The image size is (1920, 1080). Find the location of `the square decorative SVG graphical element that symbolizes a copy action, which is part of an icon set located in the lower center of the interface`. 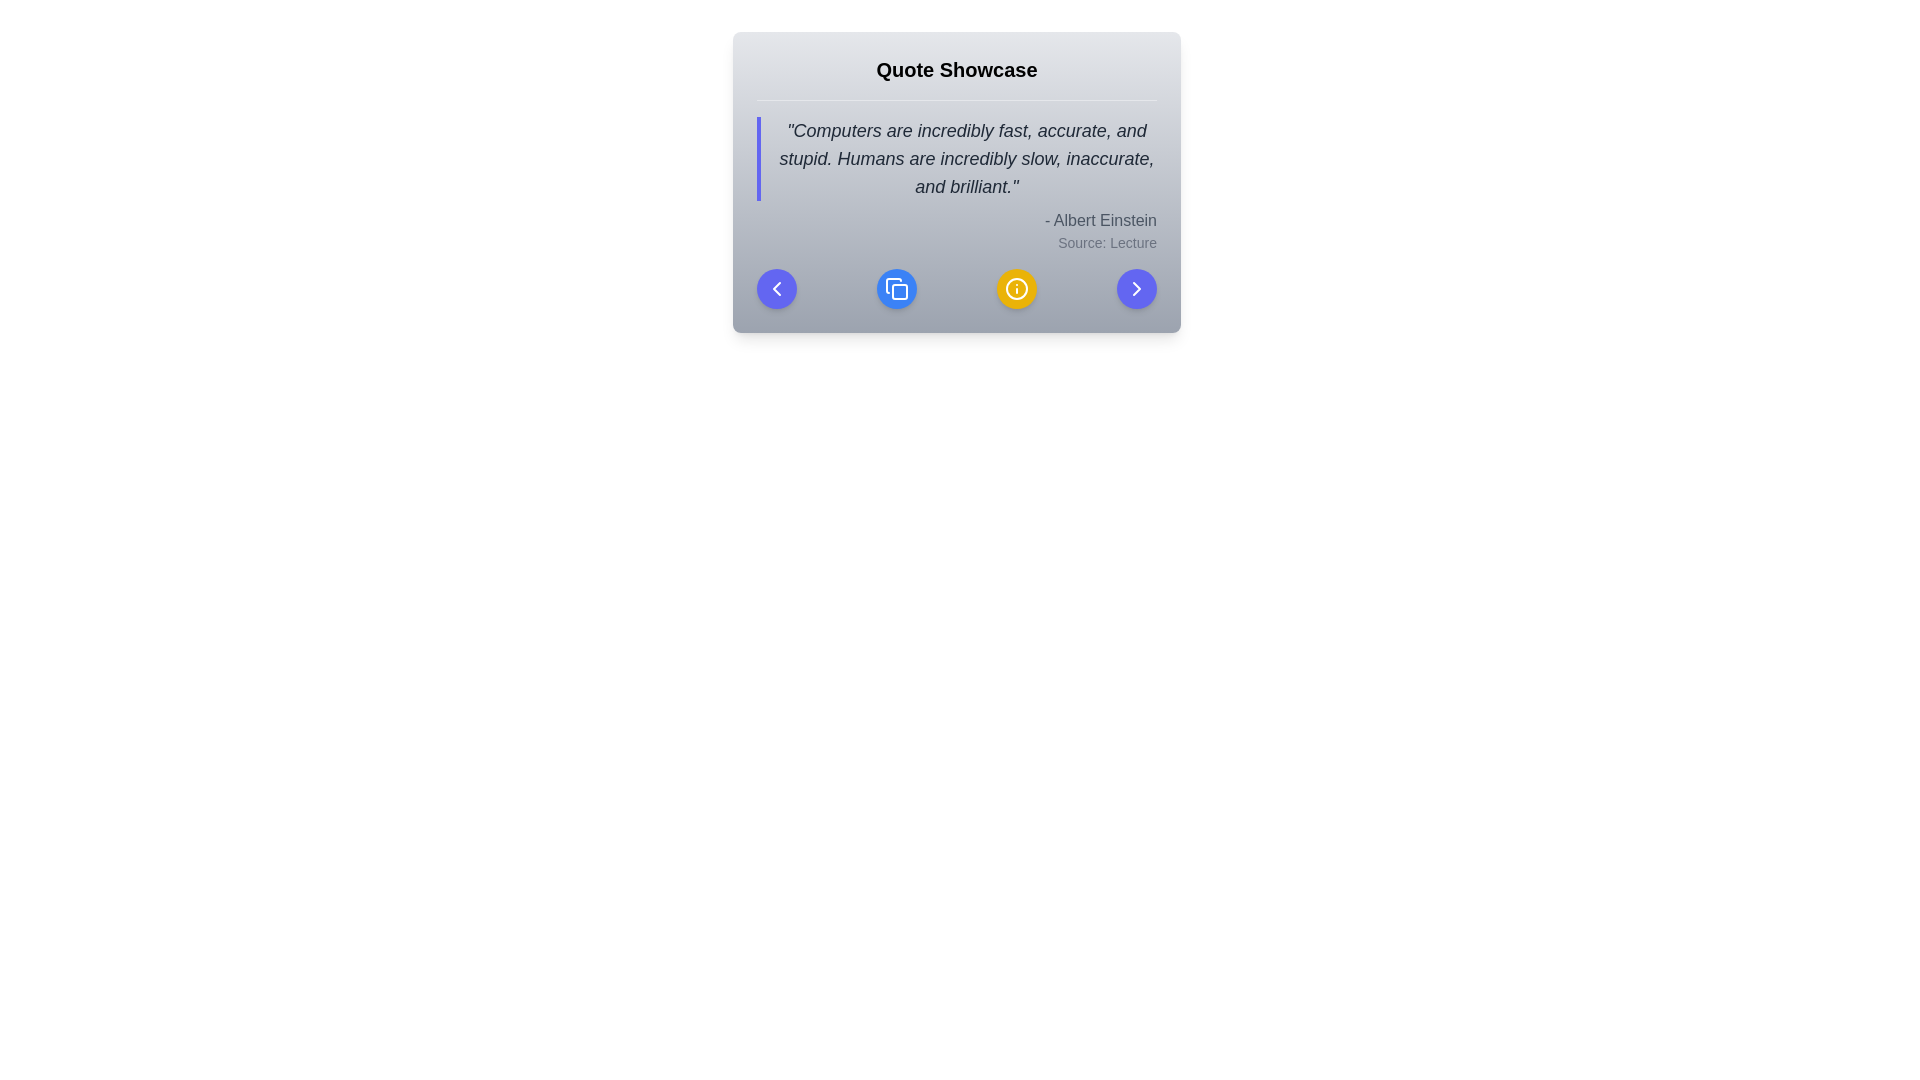

the square decorative SVG graphical element that symbolizes a copy action, which is part of an icon set located in the lower center of the interface is located at coordinates (899, 292).